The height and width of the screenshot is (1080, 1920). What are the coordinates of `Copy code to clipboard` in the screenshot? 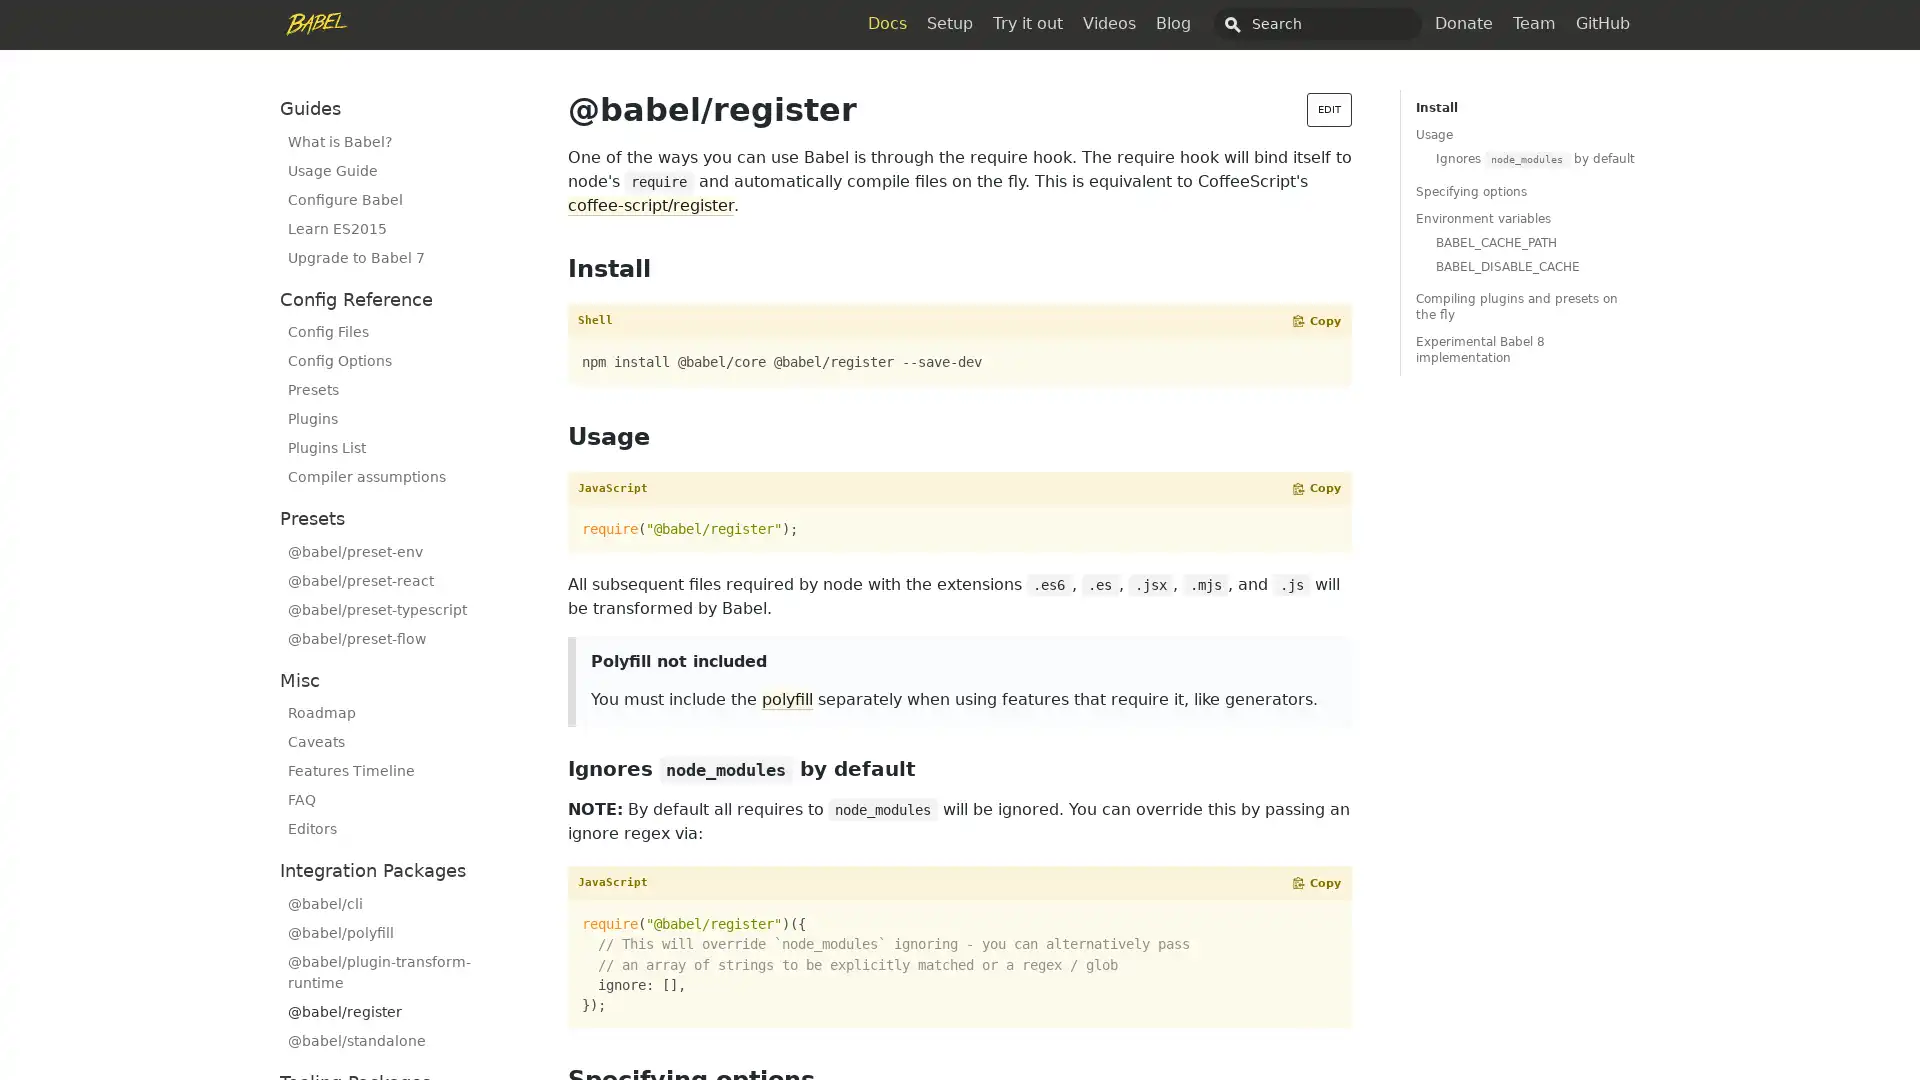 It's located at (1316, 319).